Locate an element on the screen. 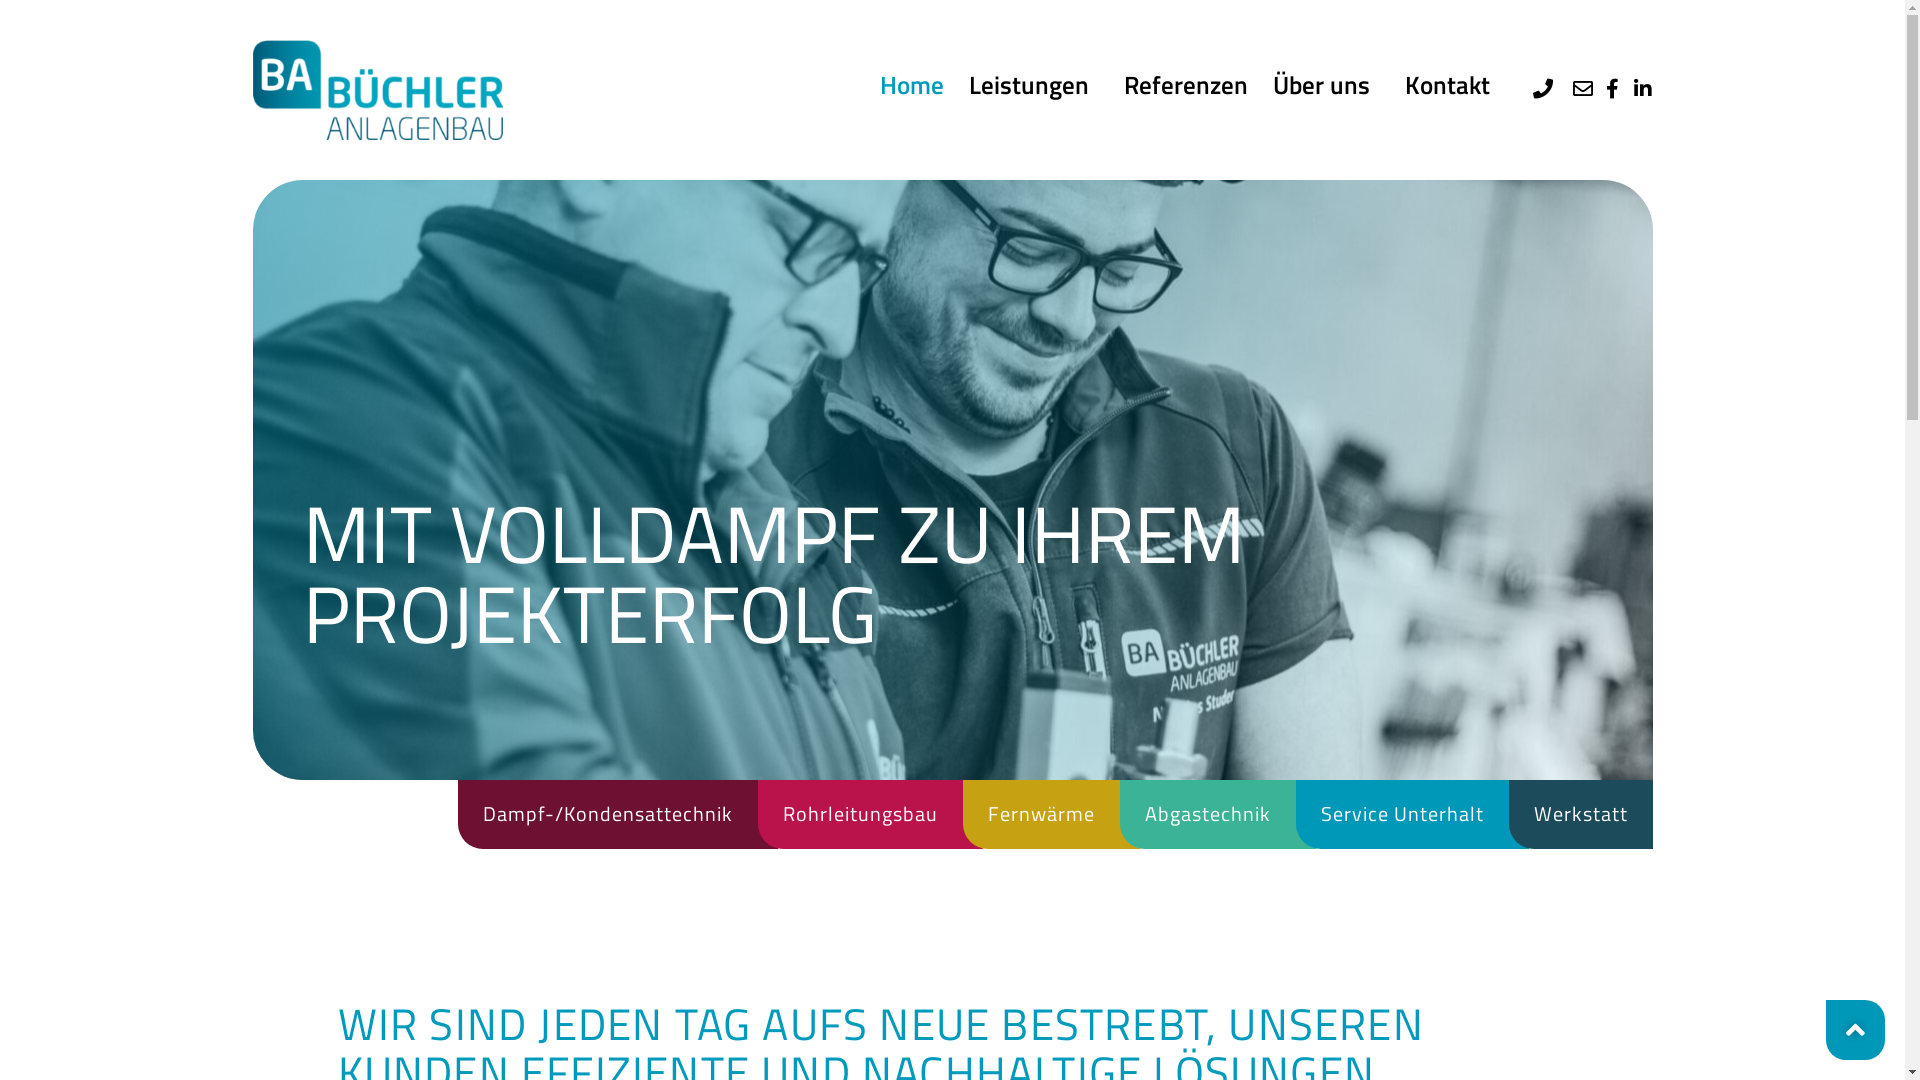  'Dampf-/Kondensattechnik' is located at coordinates (481, 813).